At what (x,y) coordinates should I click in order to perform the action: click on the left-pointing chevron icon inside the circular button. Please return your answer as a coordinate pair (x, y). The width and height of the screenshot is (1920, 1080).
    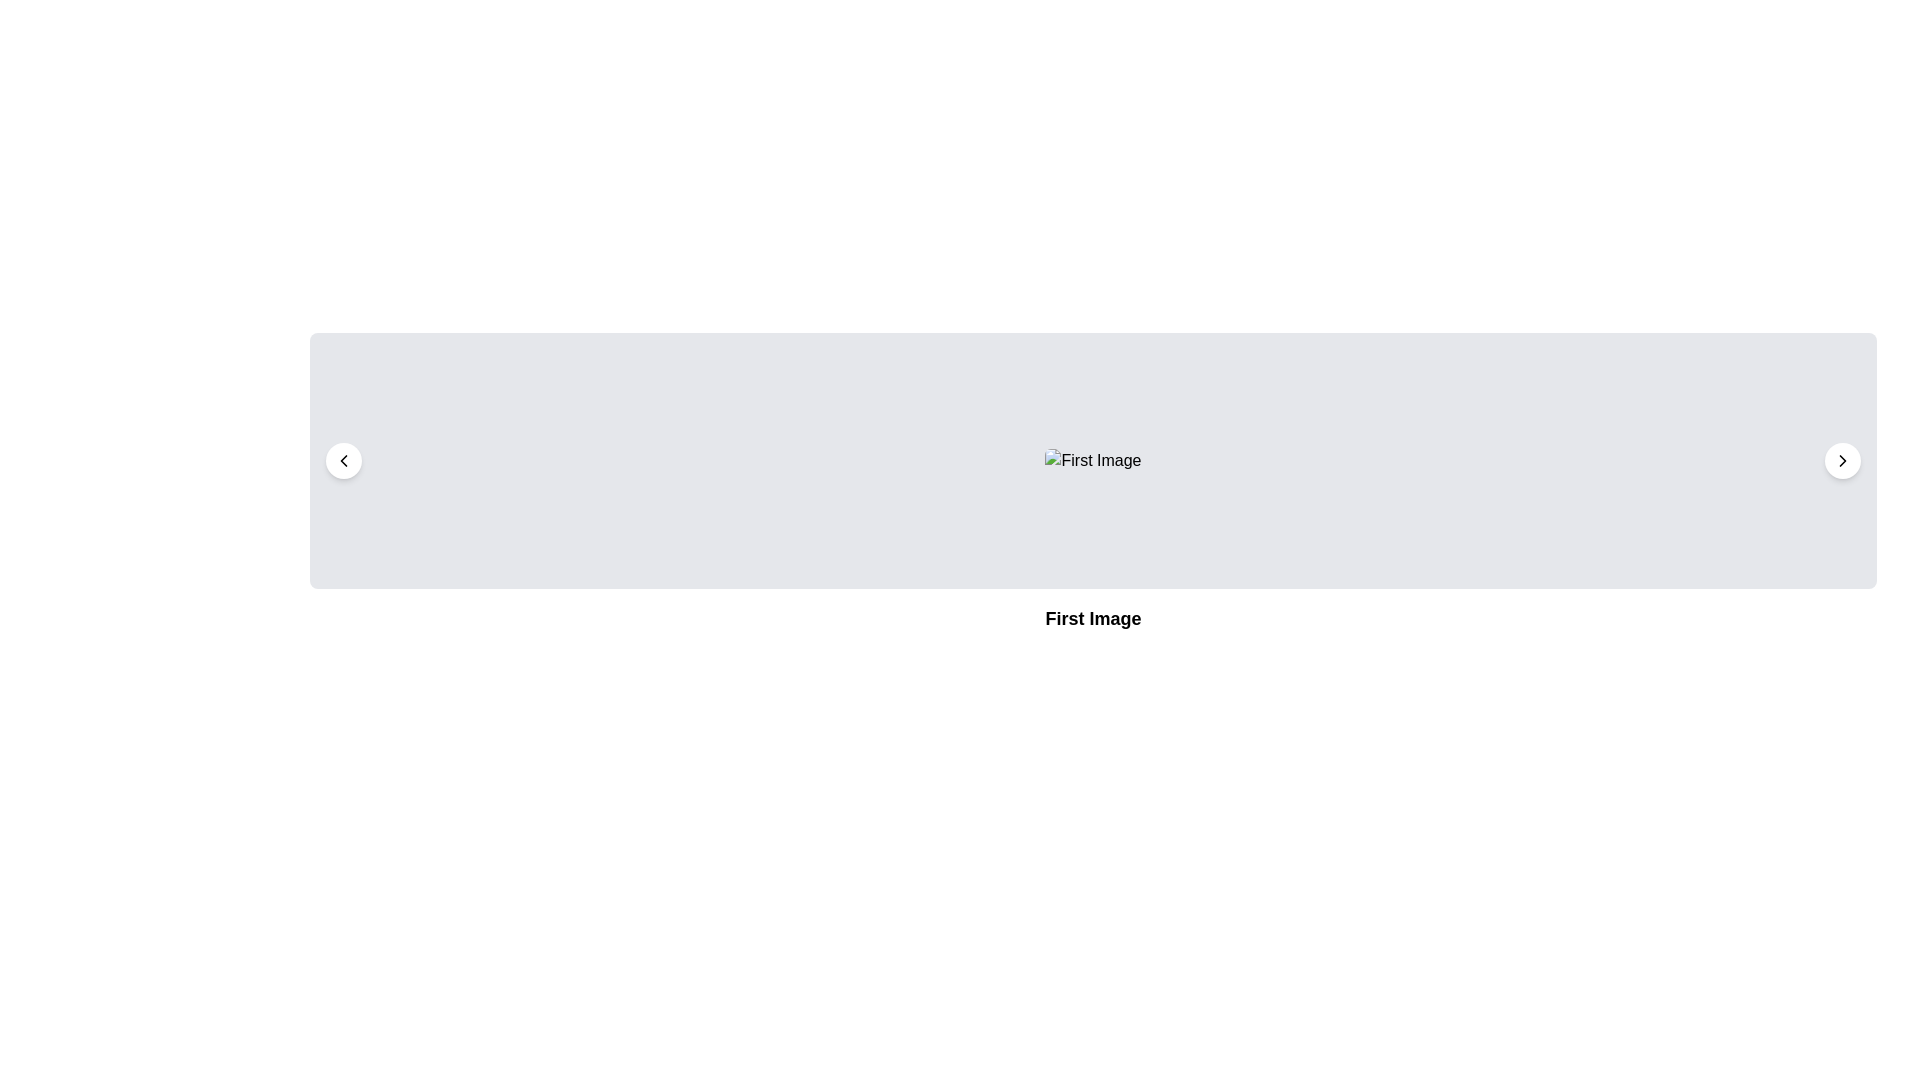
    Looking at the image, I should click on (344, 461).